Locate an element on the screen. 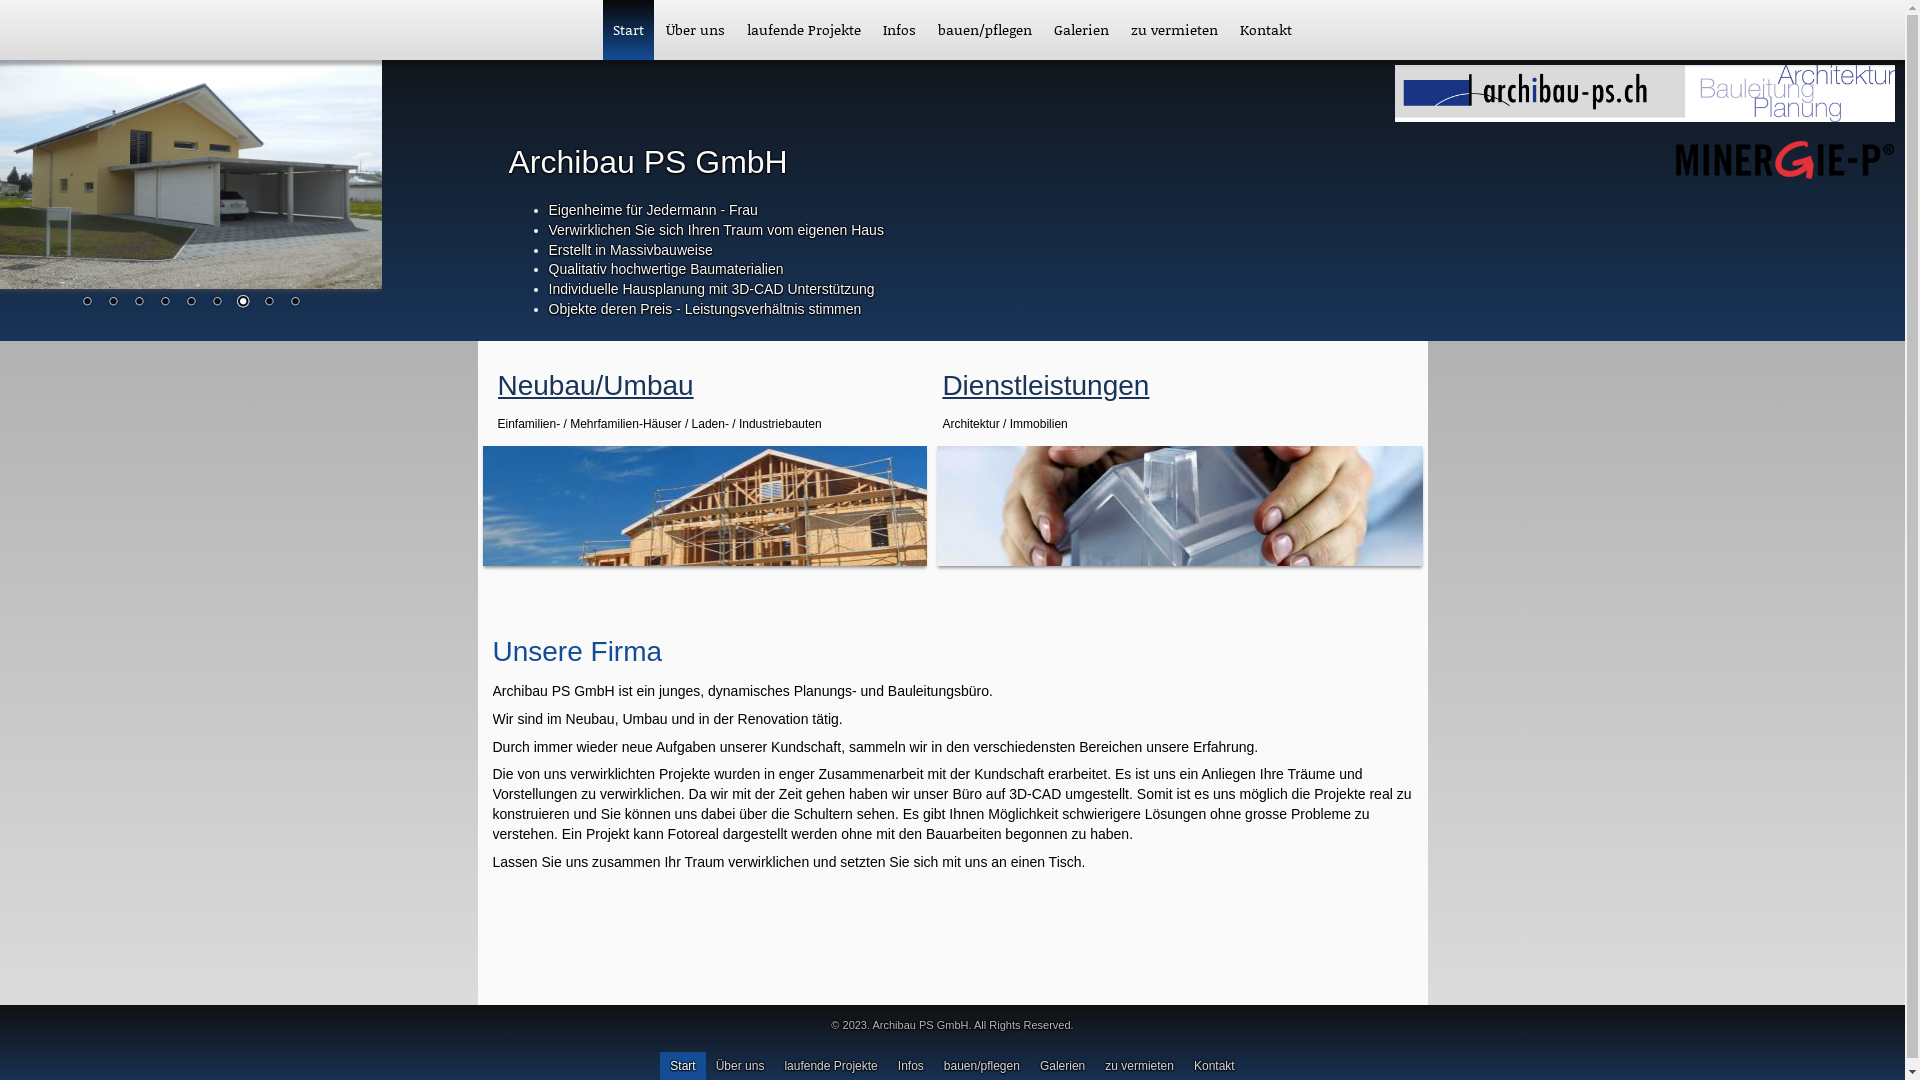 The image size is (1920, 1080). '3' is located at coordinates (138, 303).